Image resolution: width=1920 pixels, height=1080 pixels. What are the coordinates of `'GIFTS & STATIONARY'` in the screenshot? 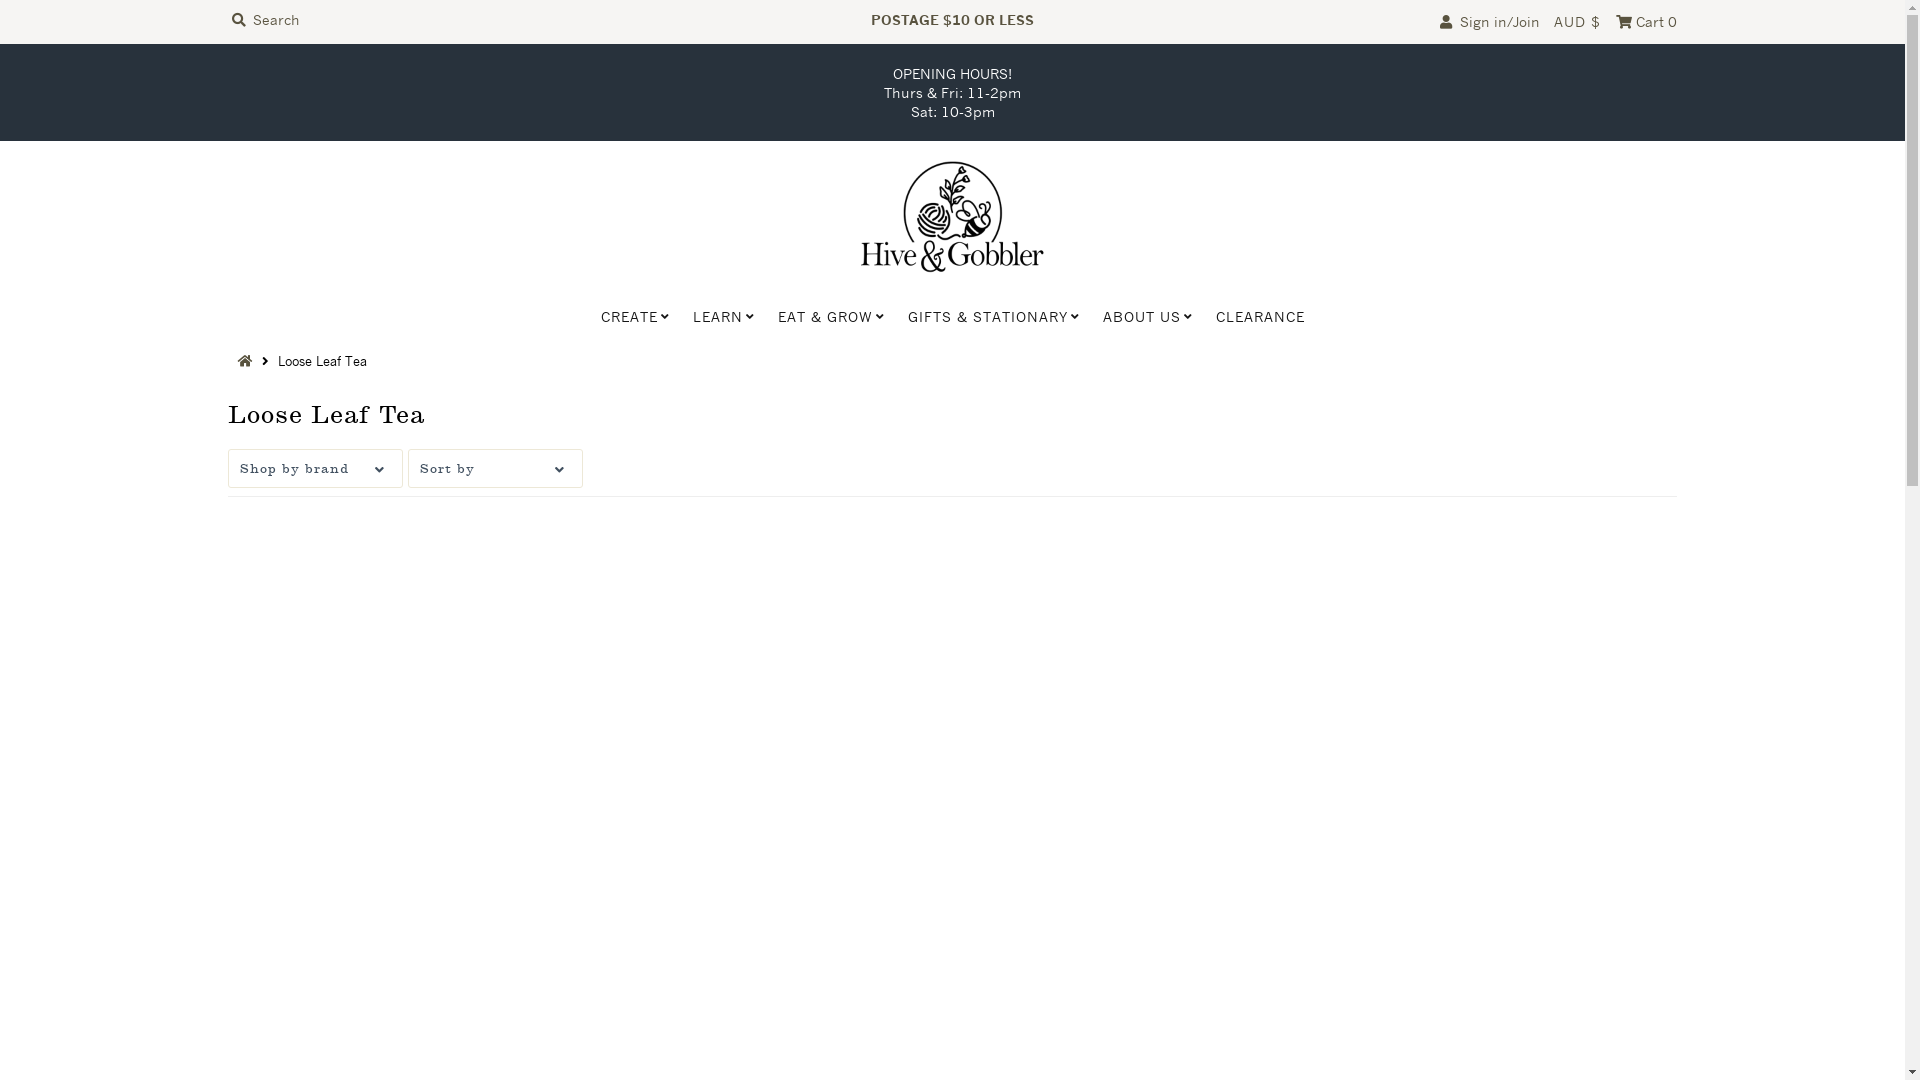 It's located at (987, 315).